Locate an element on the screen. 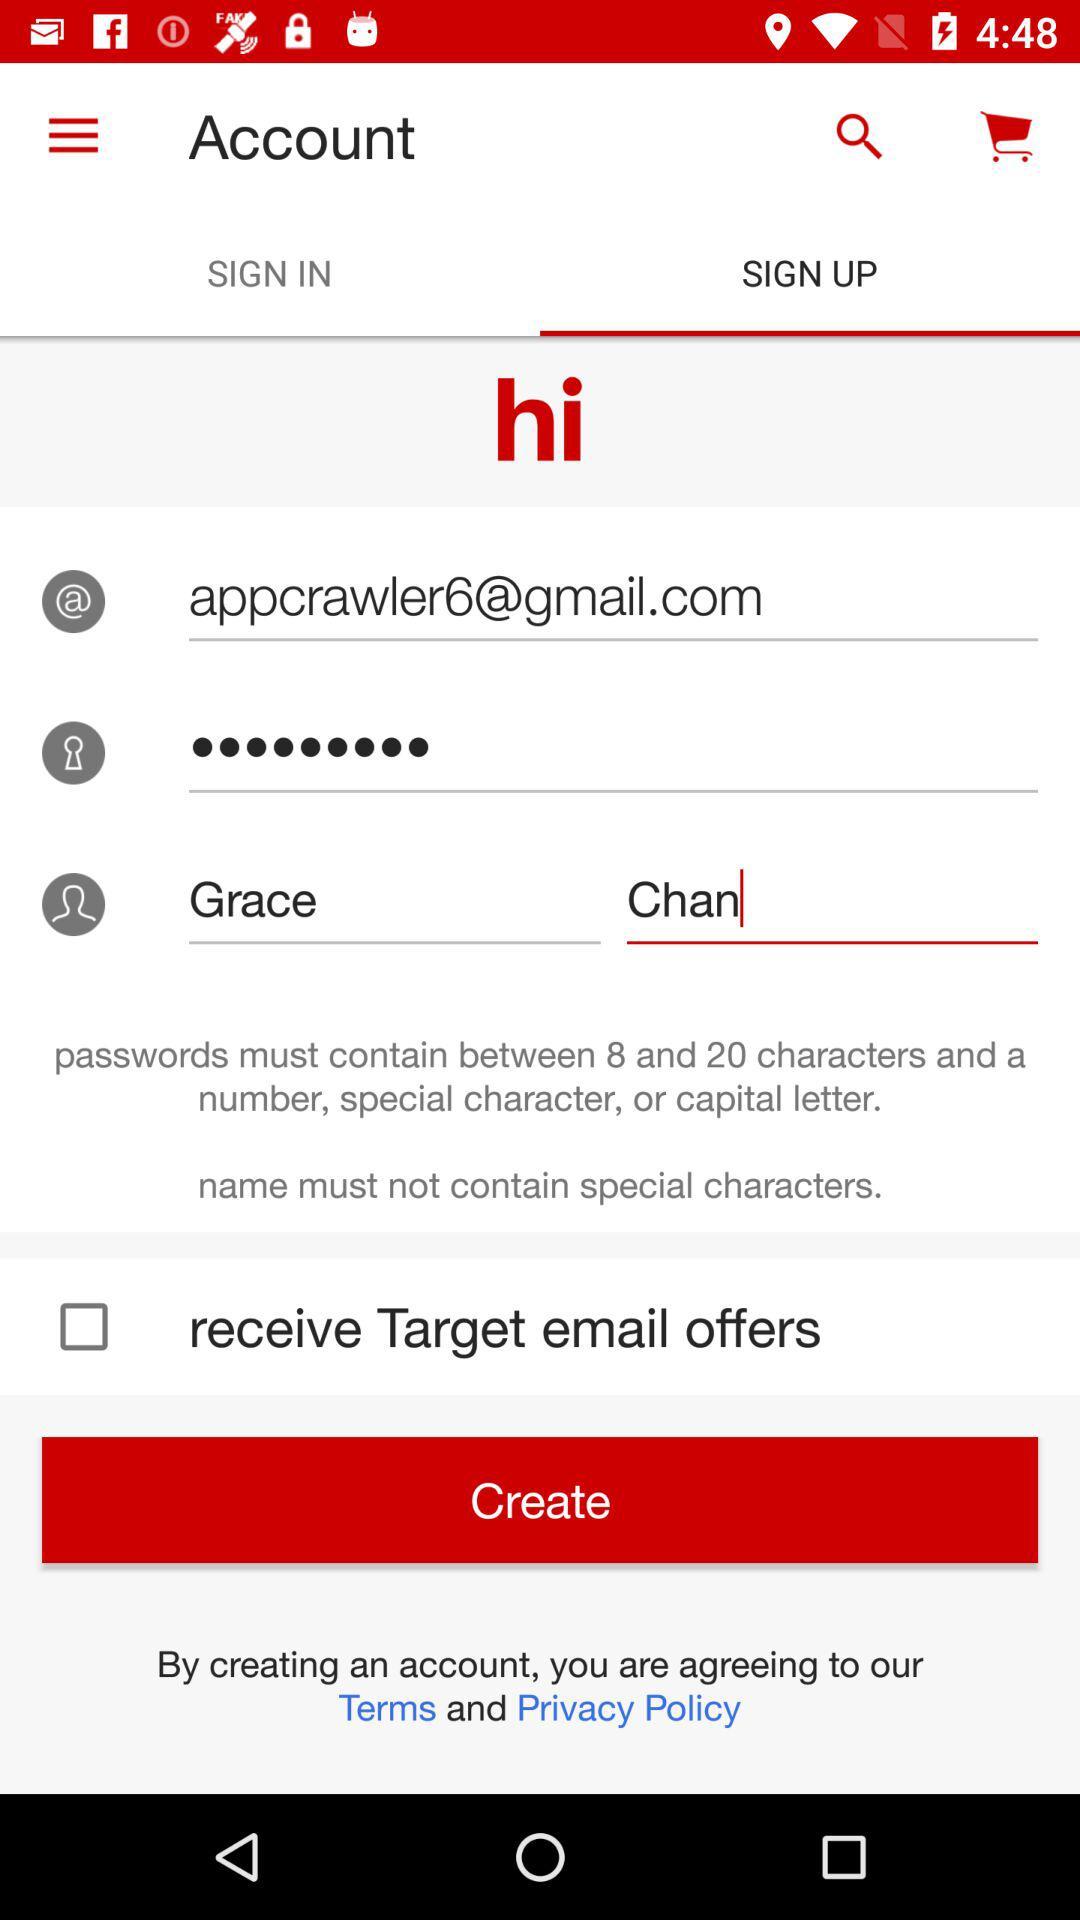  the icon to the right of grace icon is located at coordinates (832, 897).